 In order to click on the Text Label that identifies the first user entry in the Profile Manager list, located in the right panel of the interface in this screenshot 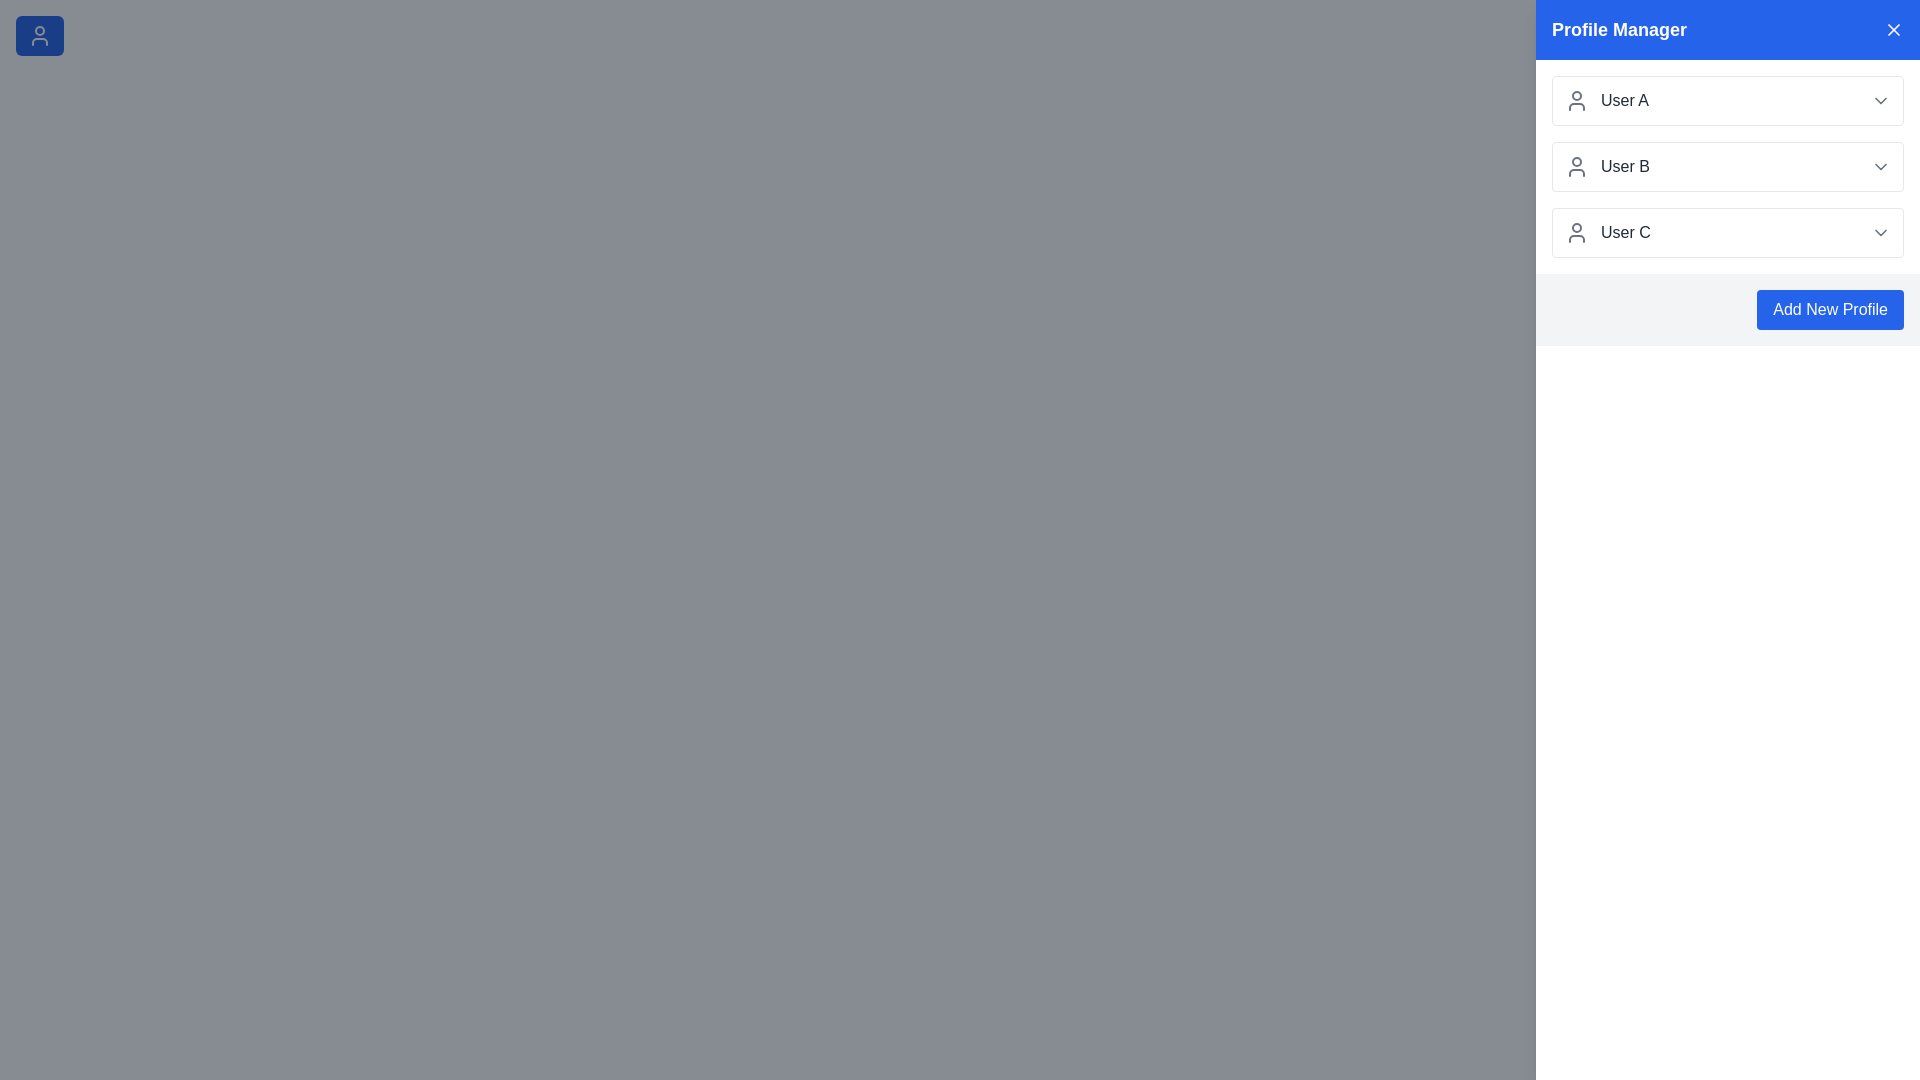, I will do `click(1625, 100)`.